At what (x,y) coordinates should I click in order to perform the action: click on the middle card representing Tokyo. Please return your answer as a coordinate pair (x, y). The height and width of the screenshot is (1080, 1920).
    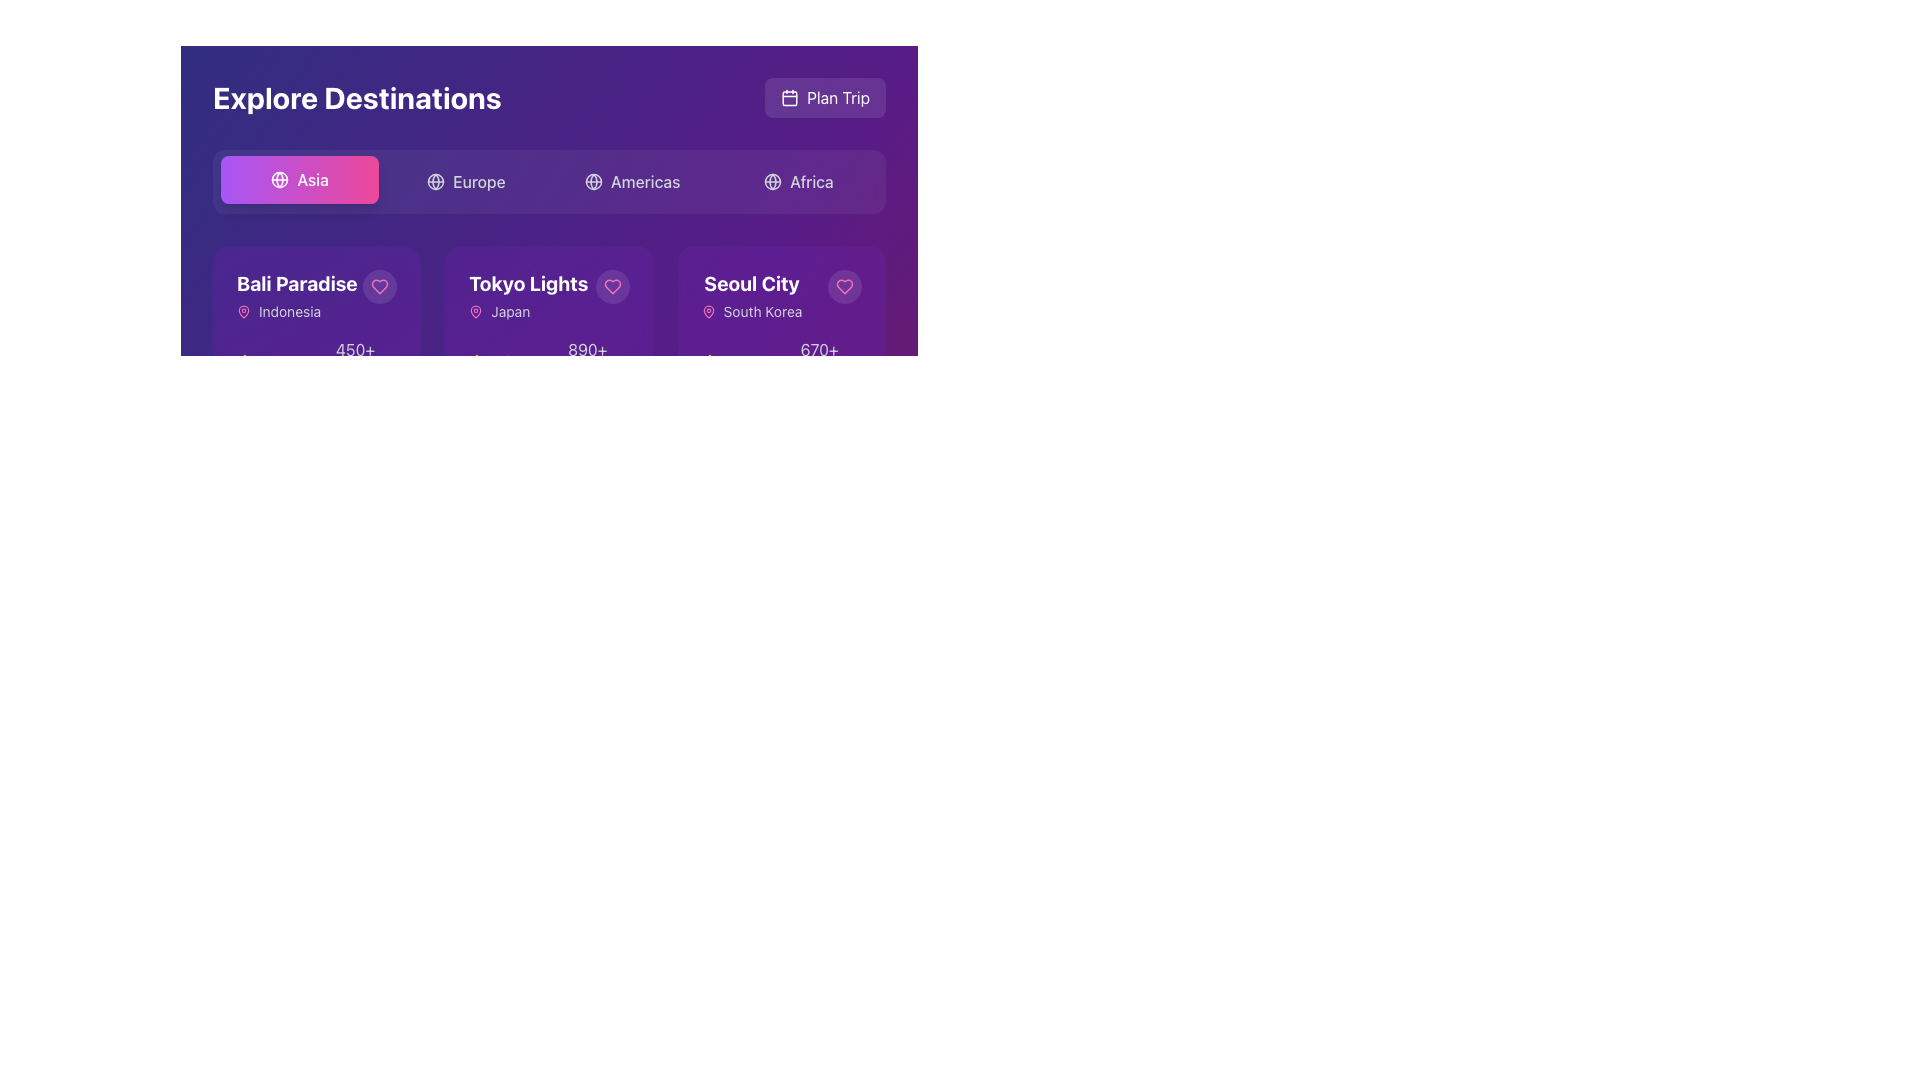
    Looking at the image, I should click on (528, 296).